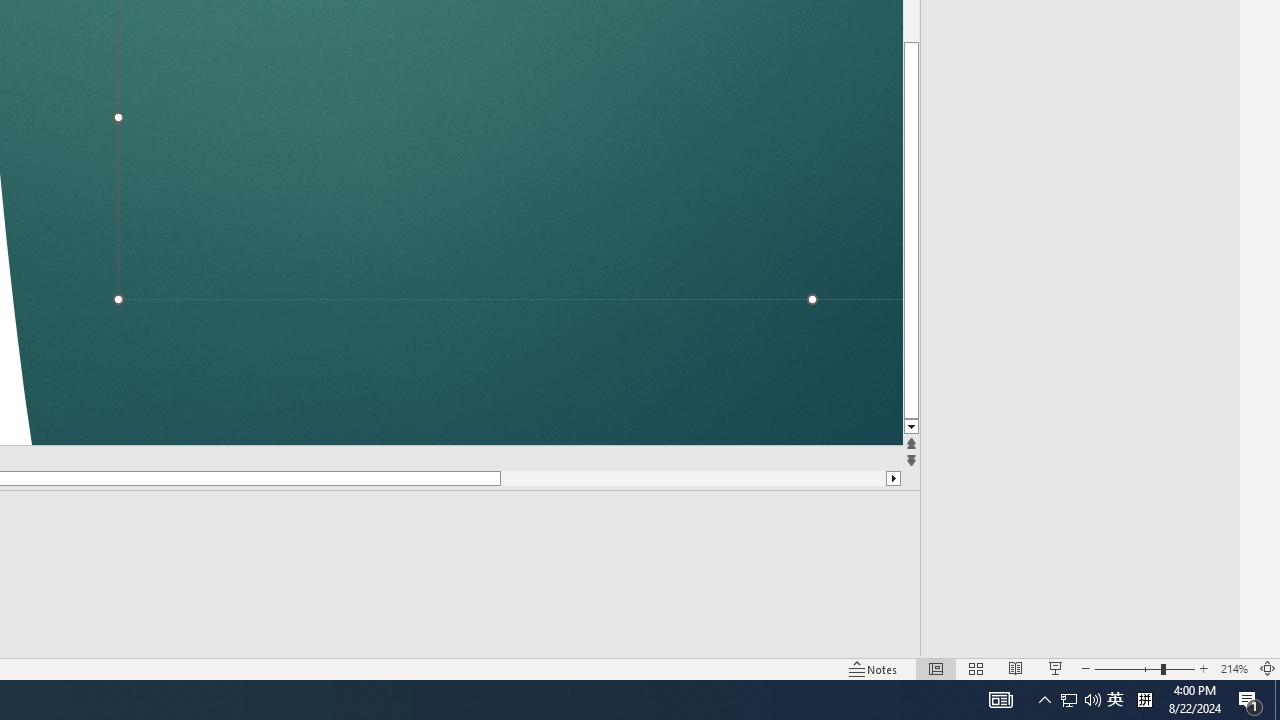  I want to click on 'Zoom In', so click(1204, 640).